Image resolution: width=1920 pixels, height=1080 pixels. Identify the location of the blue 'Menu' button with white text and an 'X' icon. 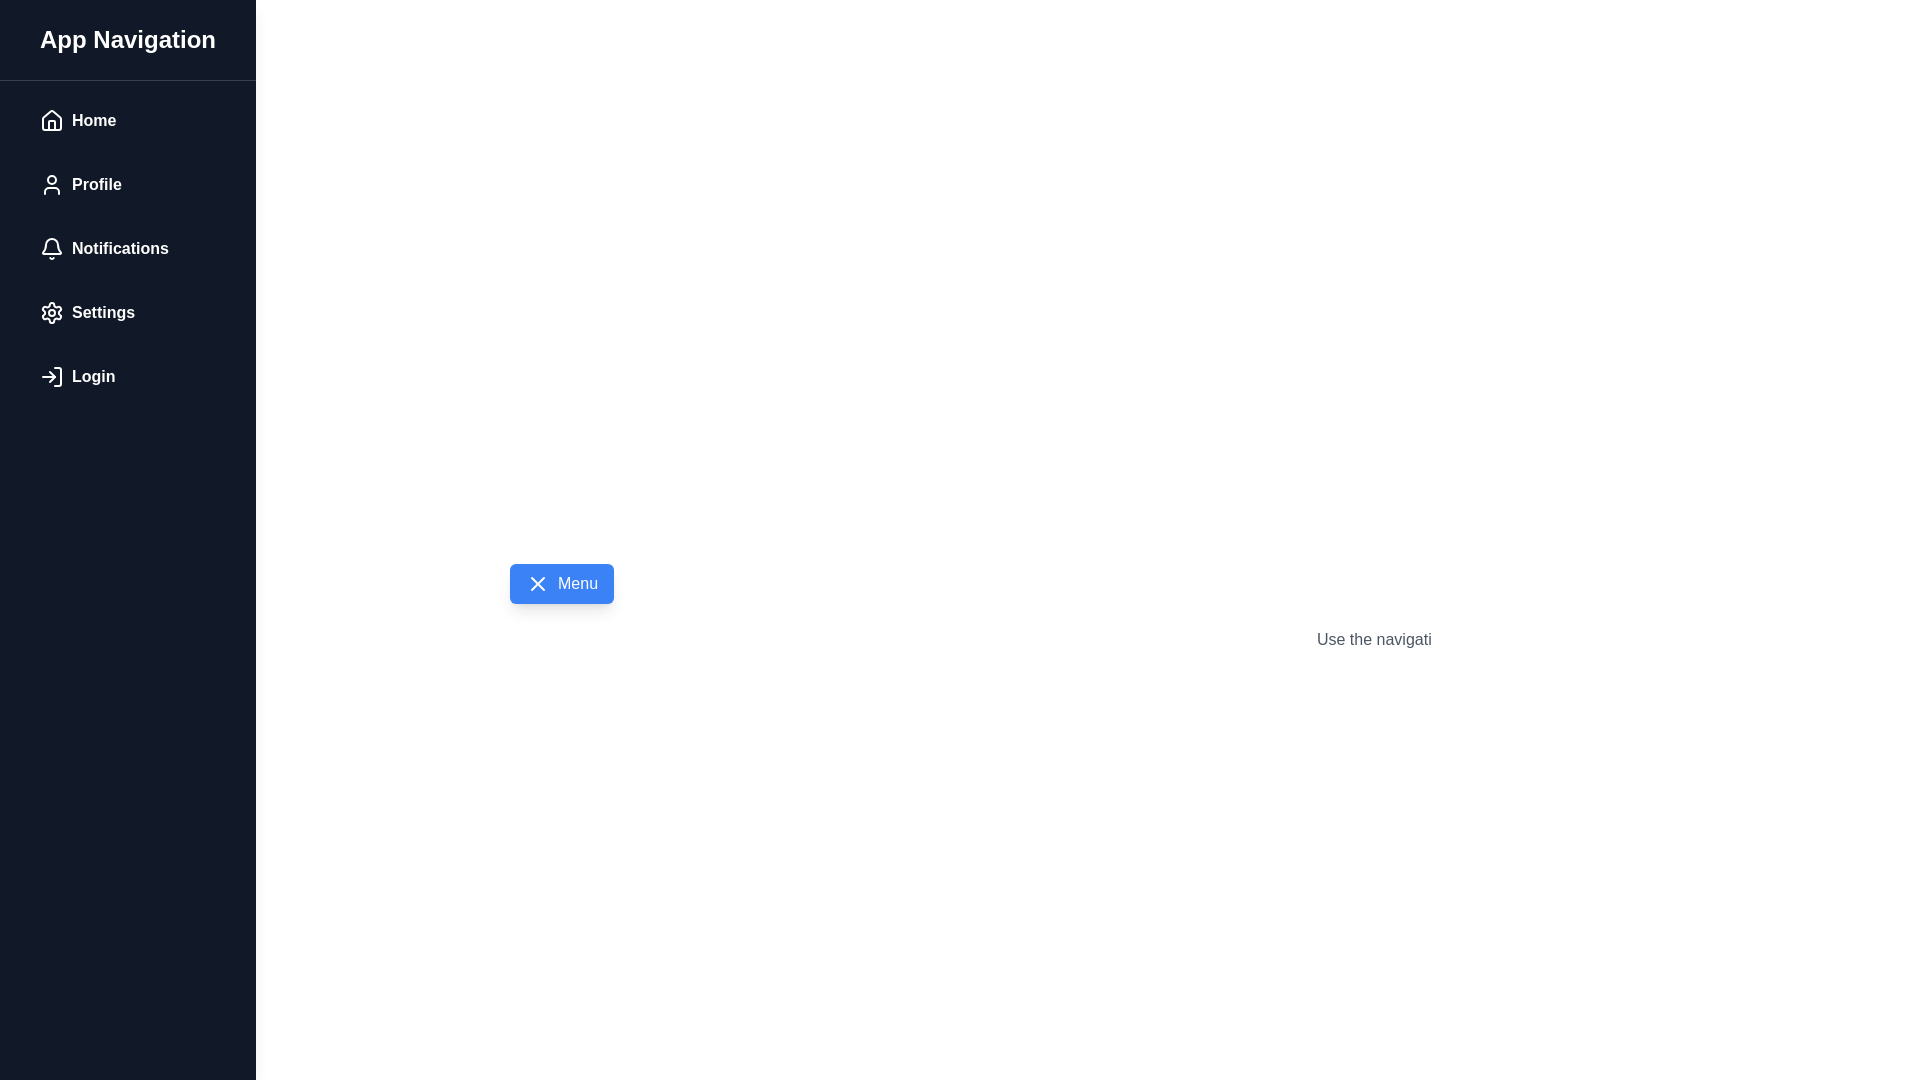
(560, 583).